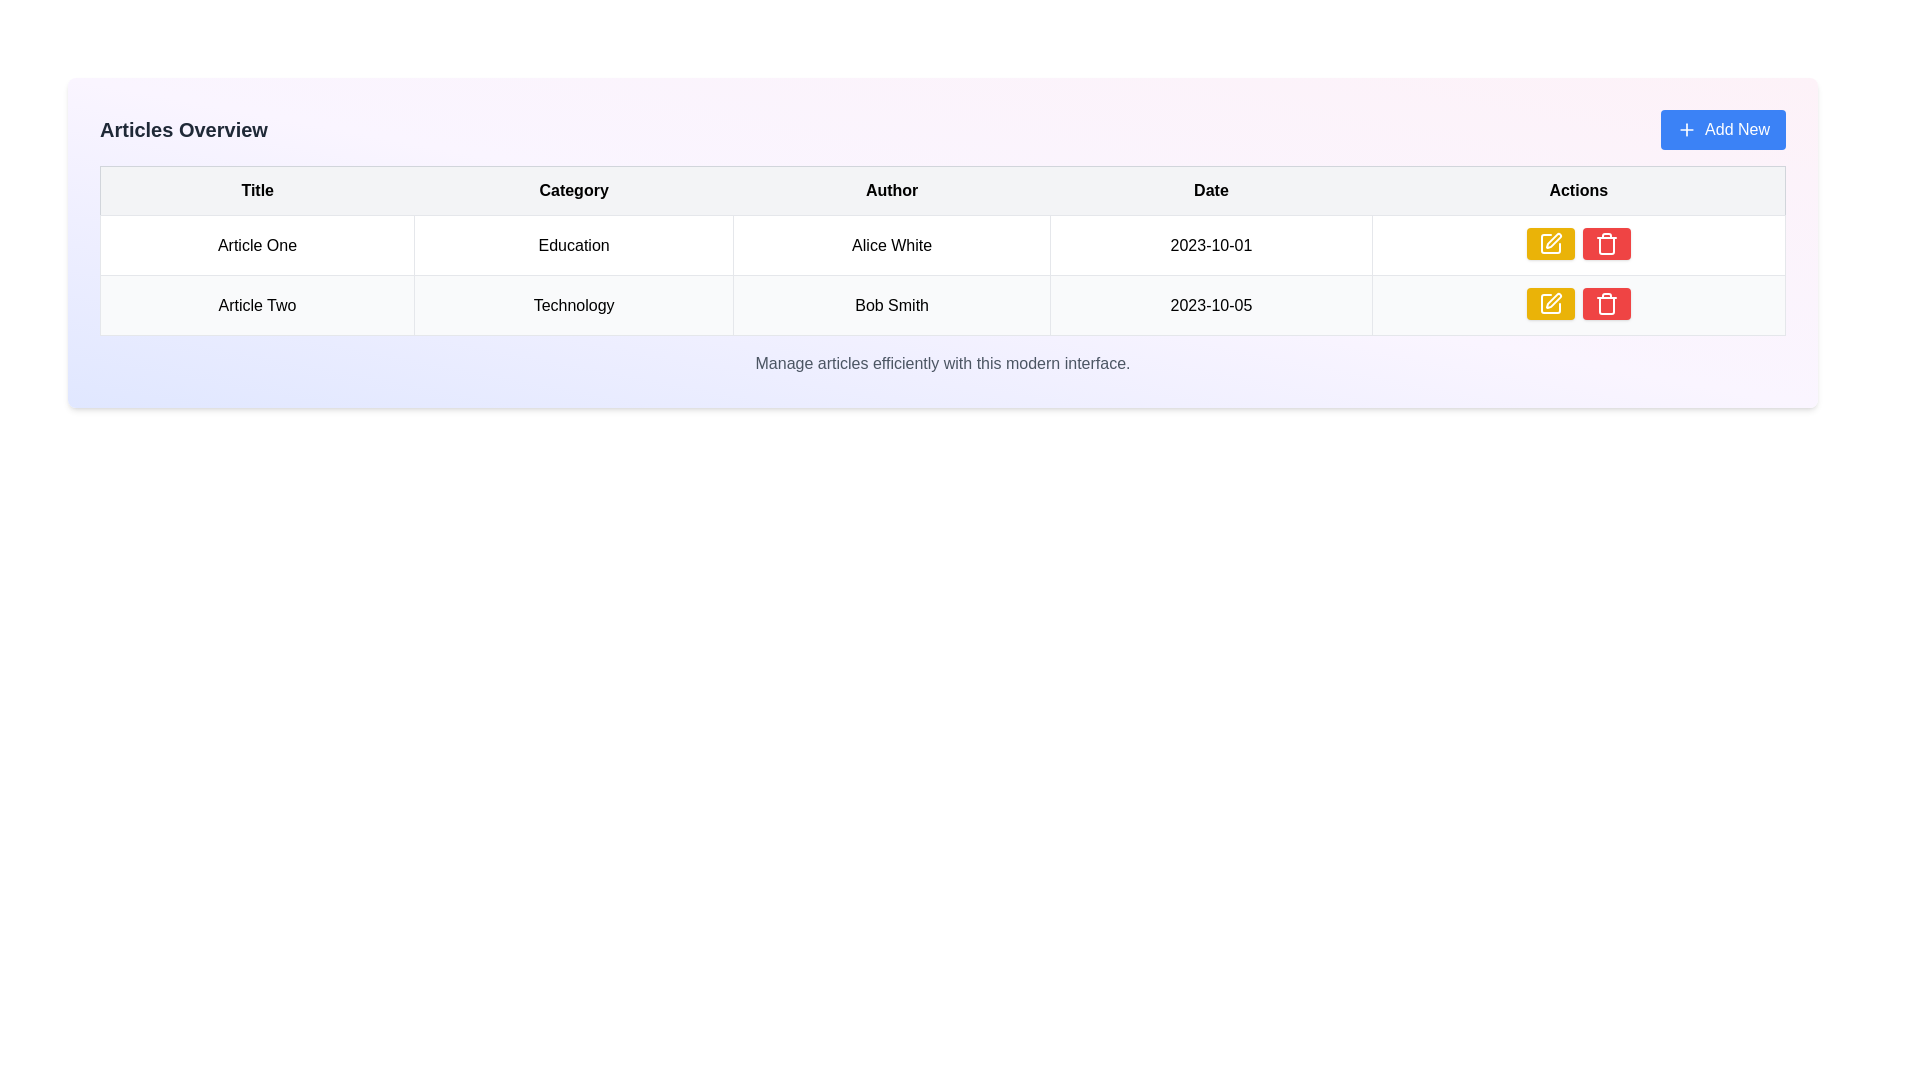  What do you see at coordinates (1549, 242) in the screenshot?
I see `the yellow edit icon button in the 'Actions' column of the second row of the table` at bounding box center [1549, 242].